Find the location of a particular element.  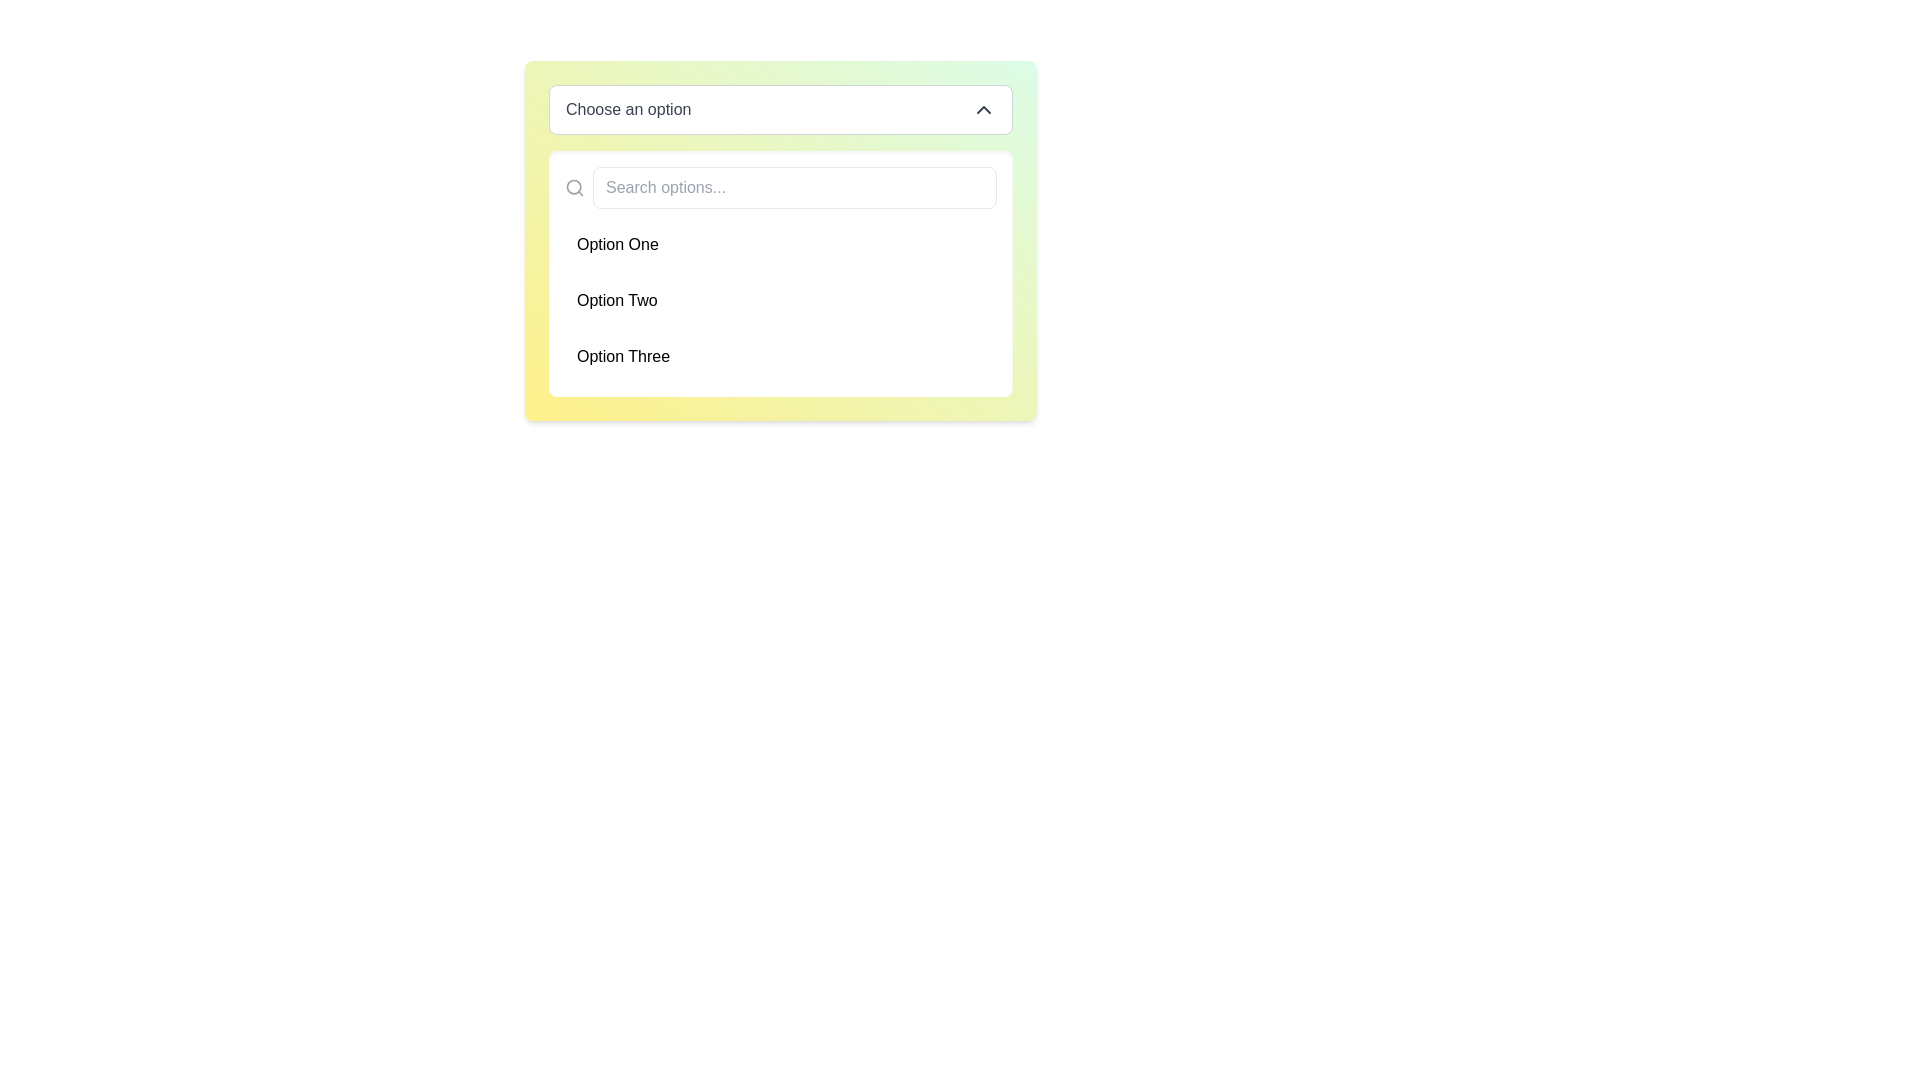

the text label 'Choose an option' which is part of a dropdown button located at the upper-left region of the dropdown interface is located at coordinates (627, 110).